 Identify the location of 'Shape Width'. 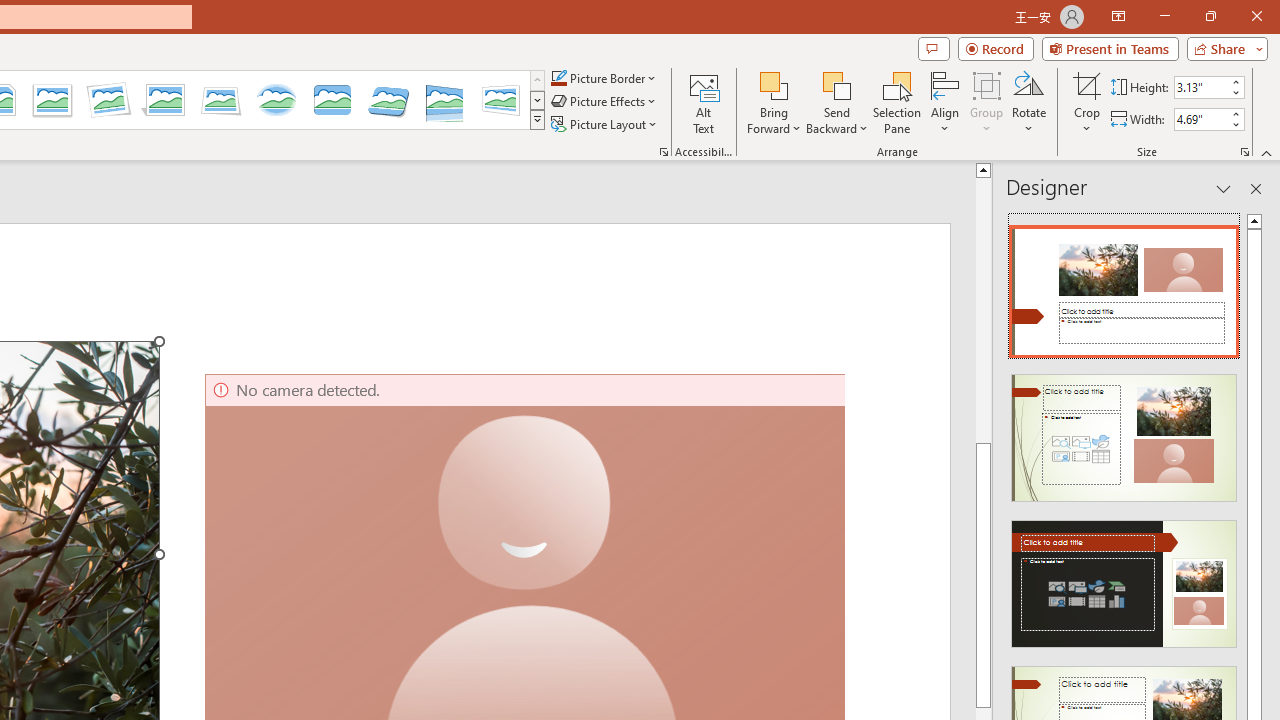
(1200, 119).